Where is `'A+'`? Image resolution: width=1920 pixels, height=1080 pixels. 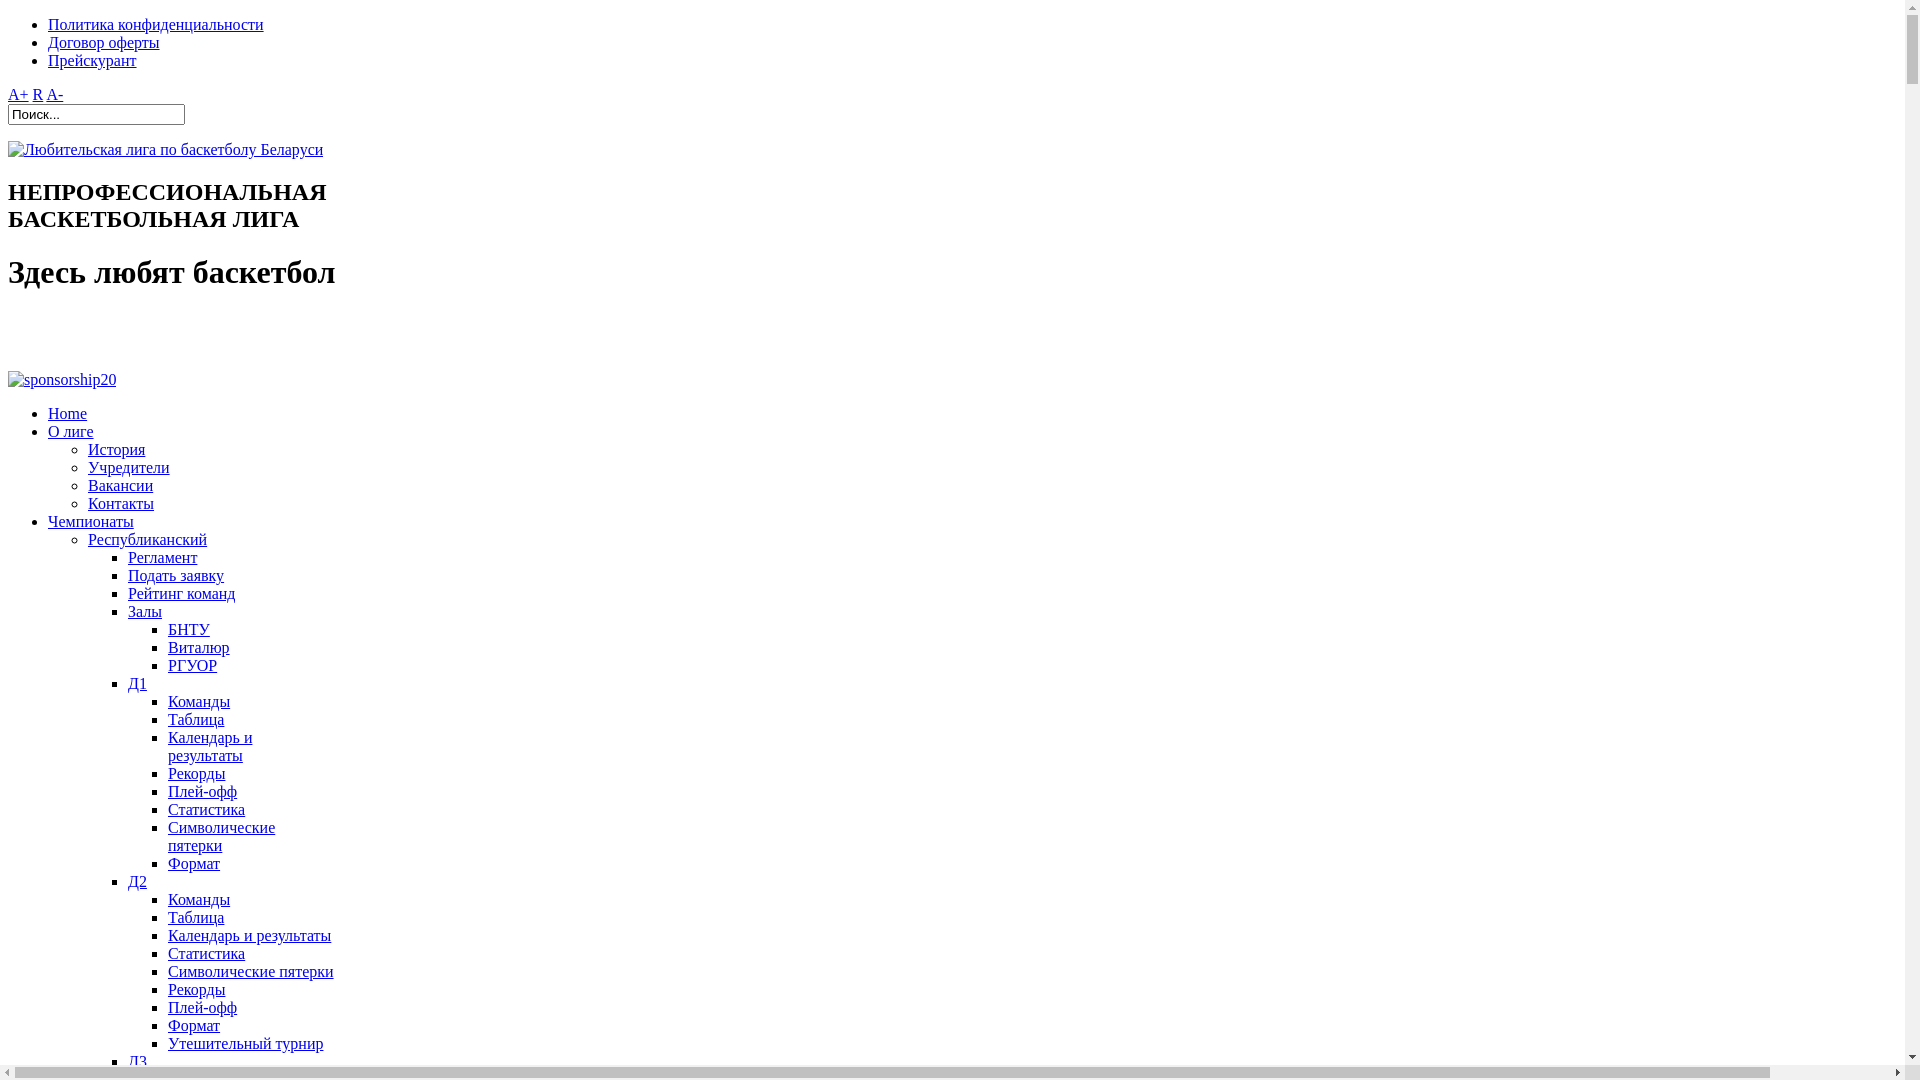 'A+' is located at coordinates (18, 94).